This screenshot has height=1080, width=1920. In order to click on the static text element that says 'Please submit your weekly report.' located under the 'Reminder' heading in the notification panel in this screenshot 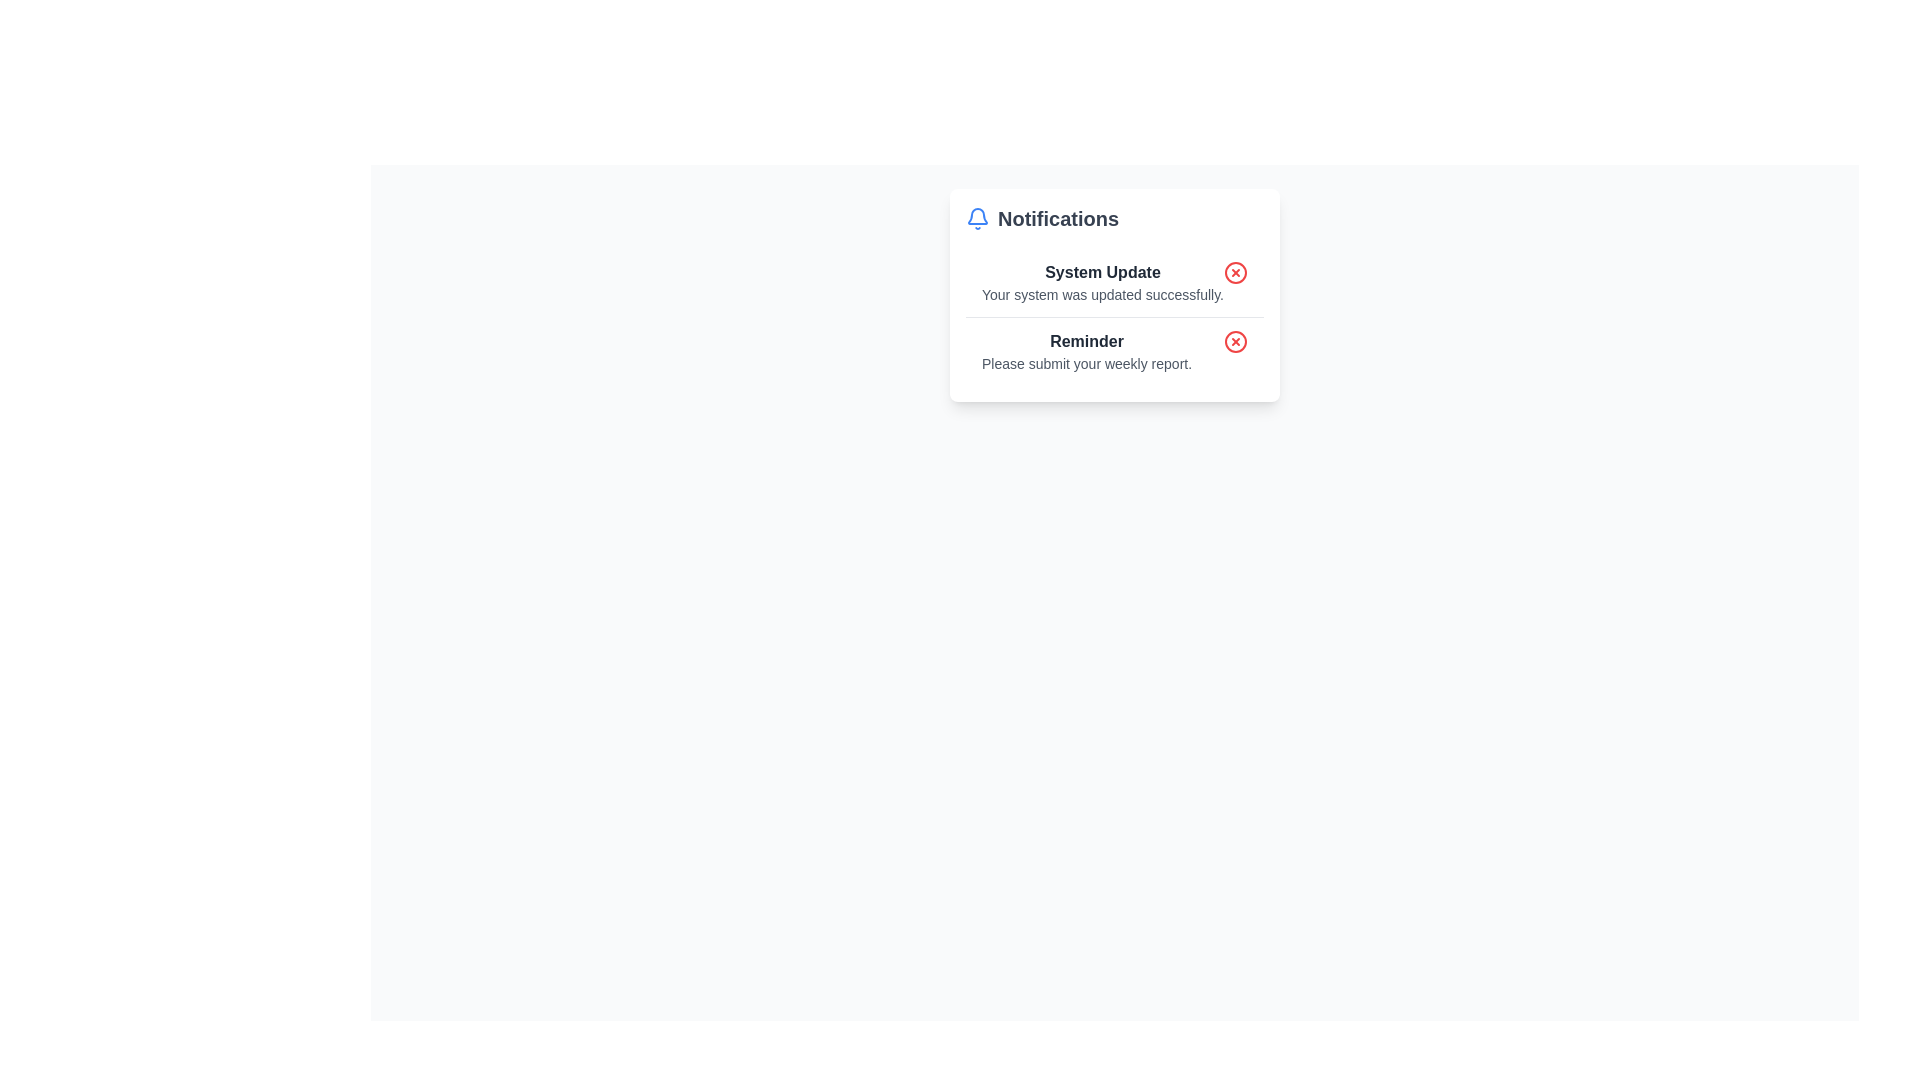, I will do `click(1086, 363)`.